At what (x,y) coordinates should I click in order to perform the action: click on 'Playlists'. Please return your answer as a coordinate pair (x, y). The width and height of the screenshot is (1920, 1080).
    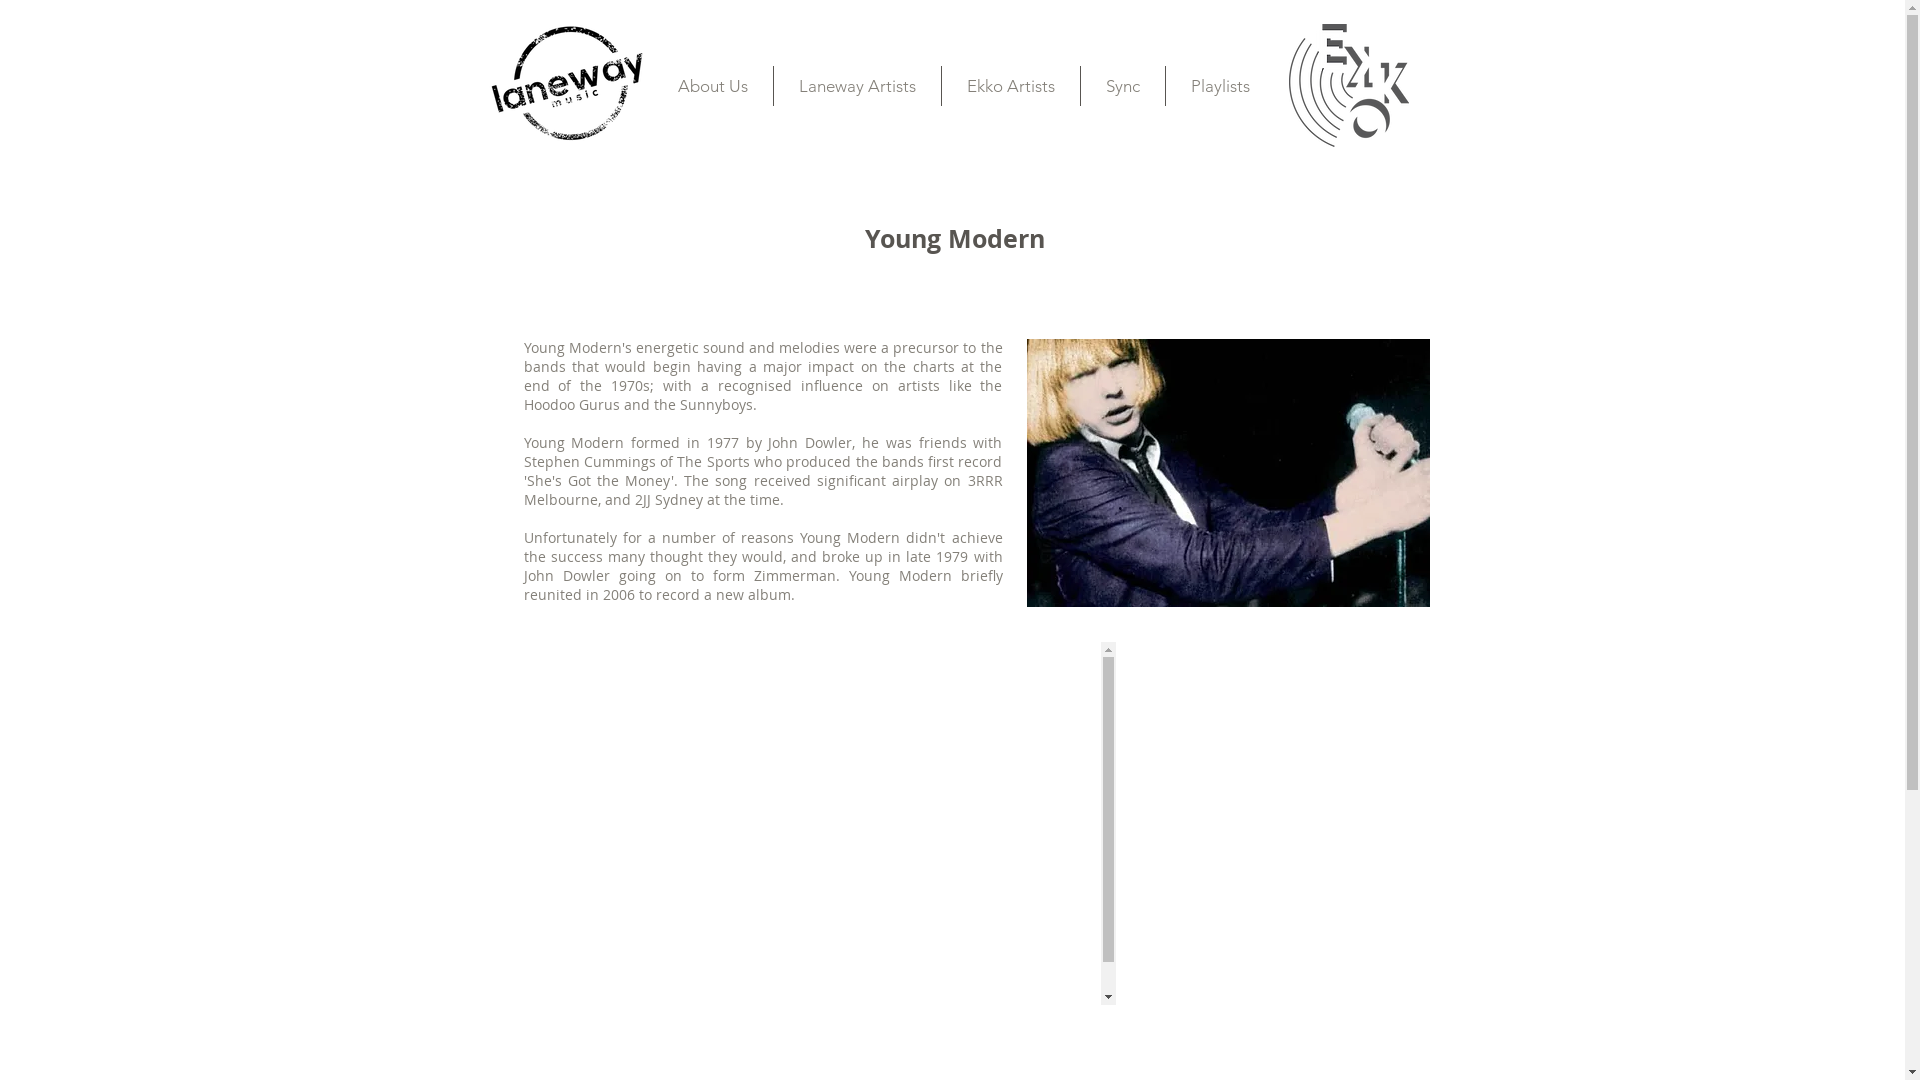
    Looking at the image, I should click on (1219, 84).